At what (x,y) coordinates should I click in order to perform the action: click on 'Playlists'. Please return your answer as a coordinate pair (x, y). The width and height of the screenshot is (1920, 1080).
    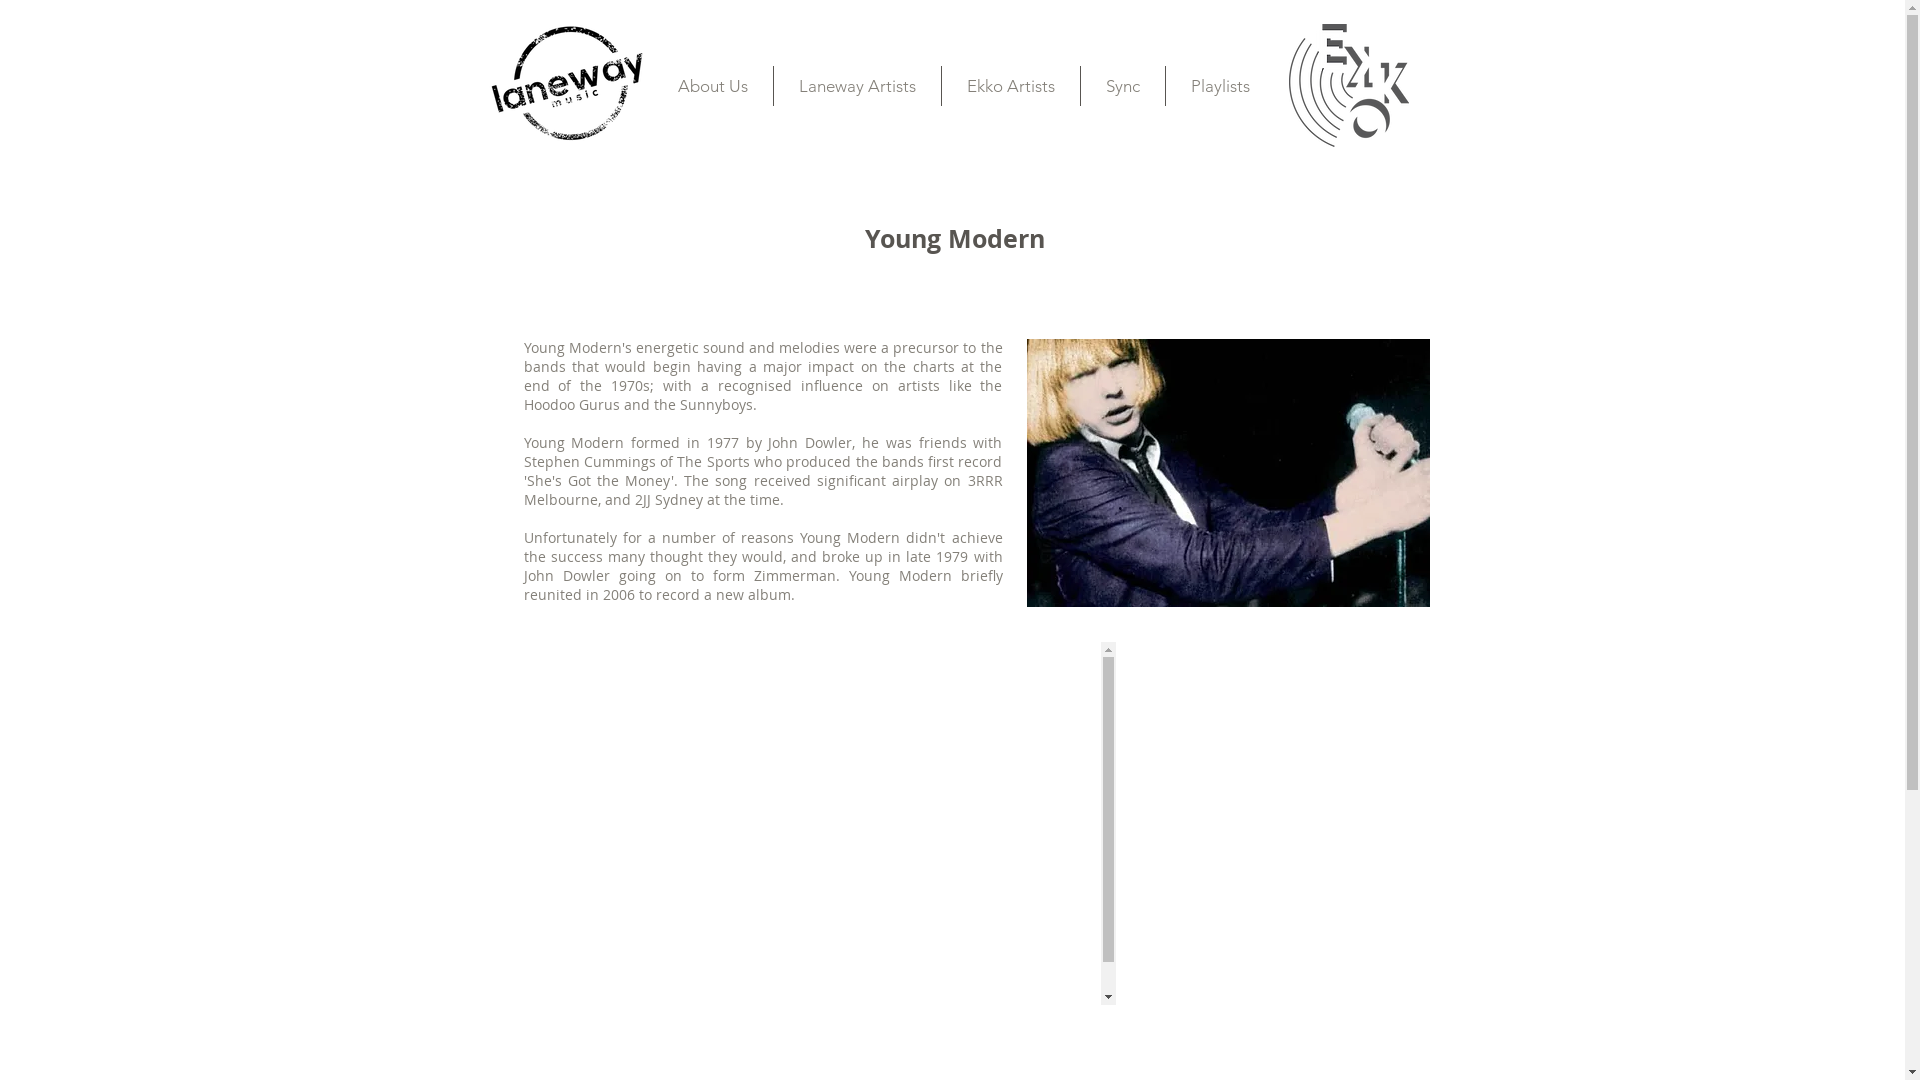
    Looking at the image, I should click on (1219, 84).